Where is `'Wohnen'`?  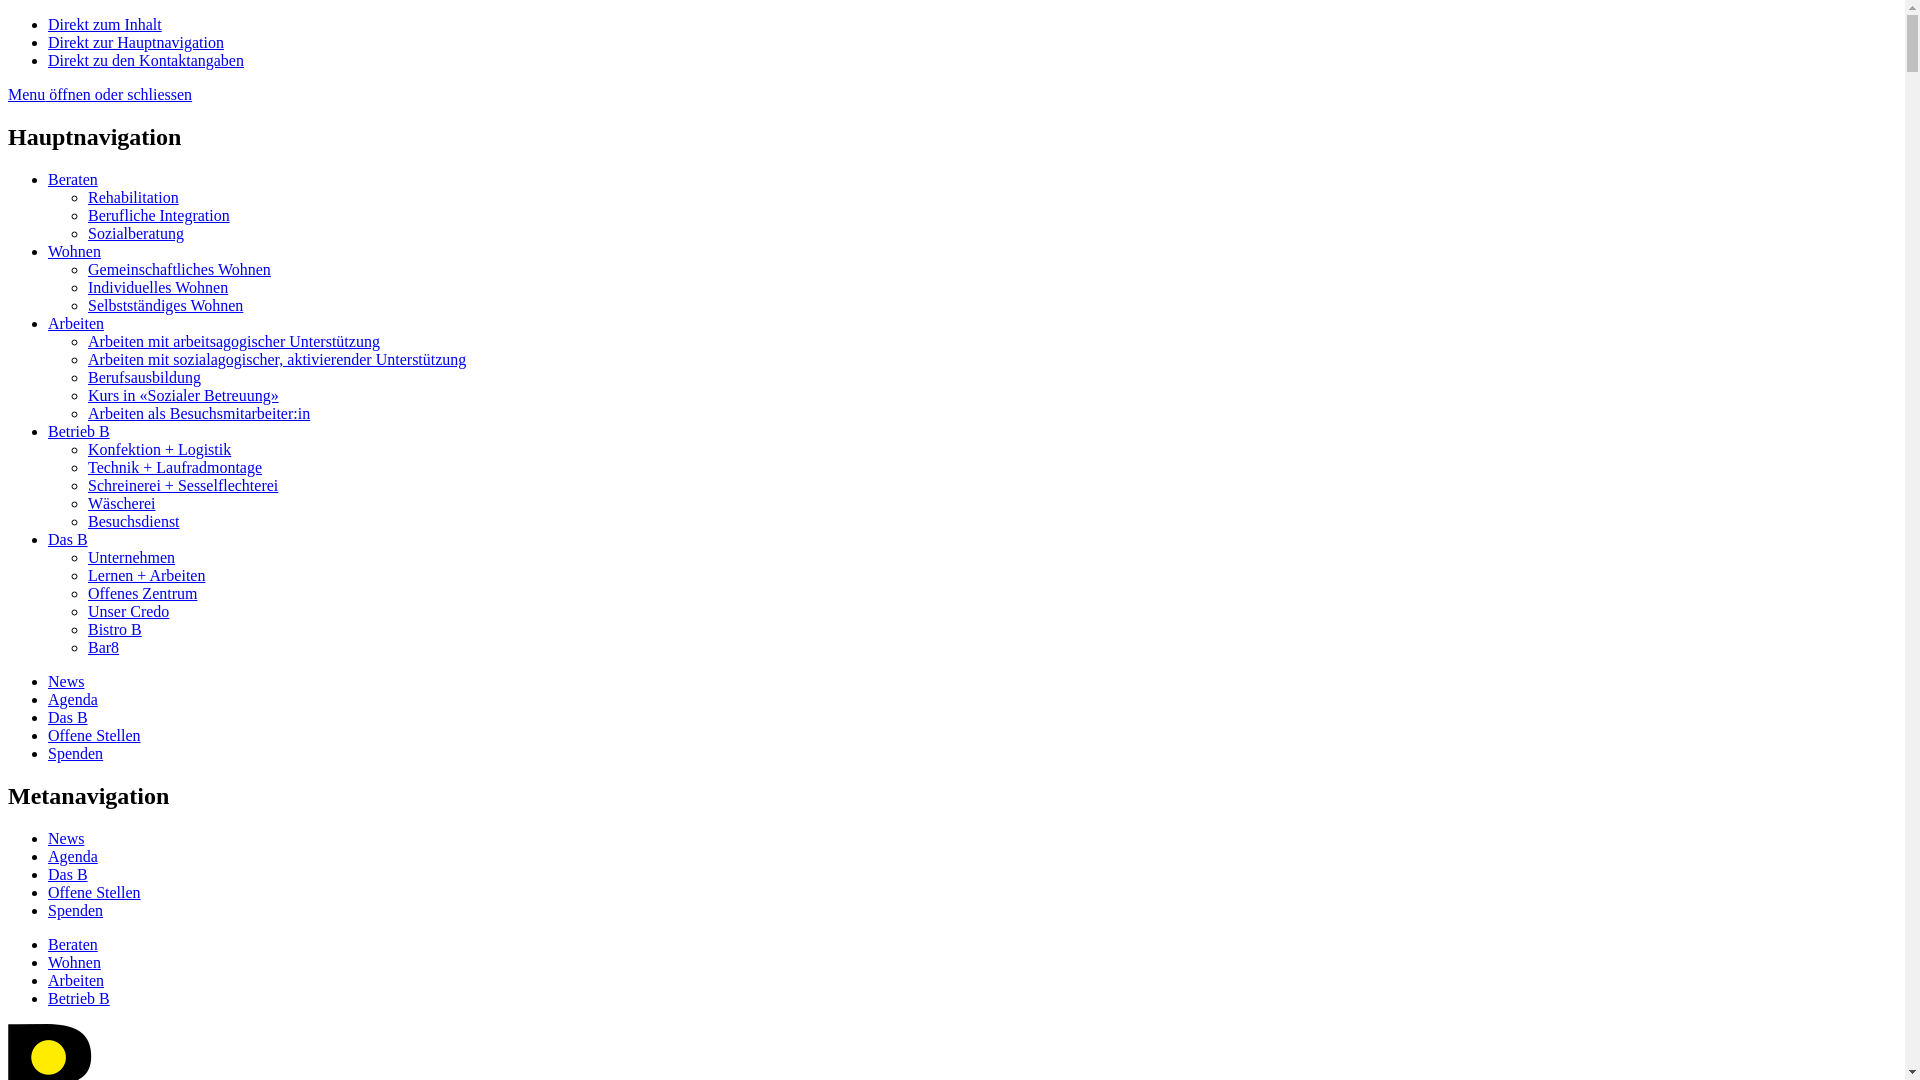
'Wohnen' is located at coordinates (74, 250).